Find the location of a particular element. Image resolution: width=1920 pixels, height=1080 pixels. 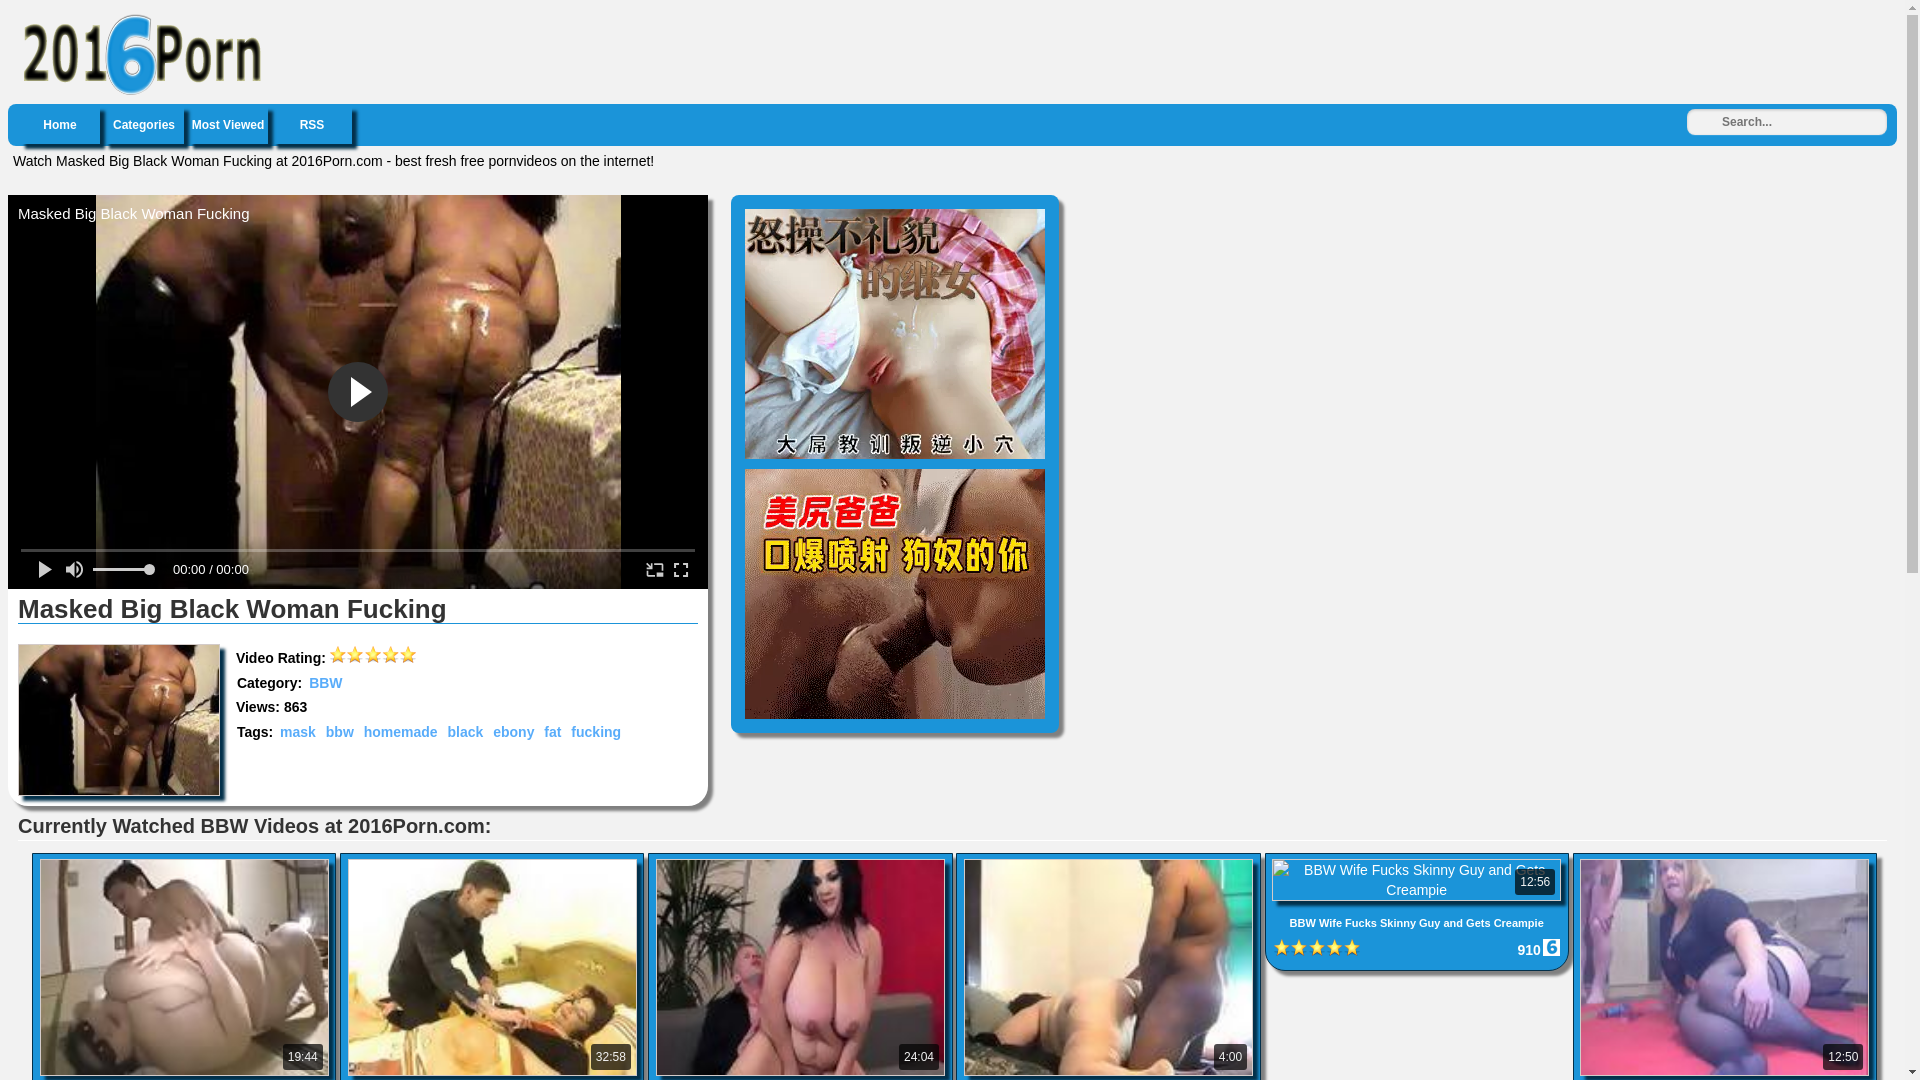

'black' is located at coordinates (443, 732).